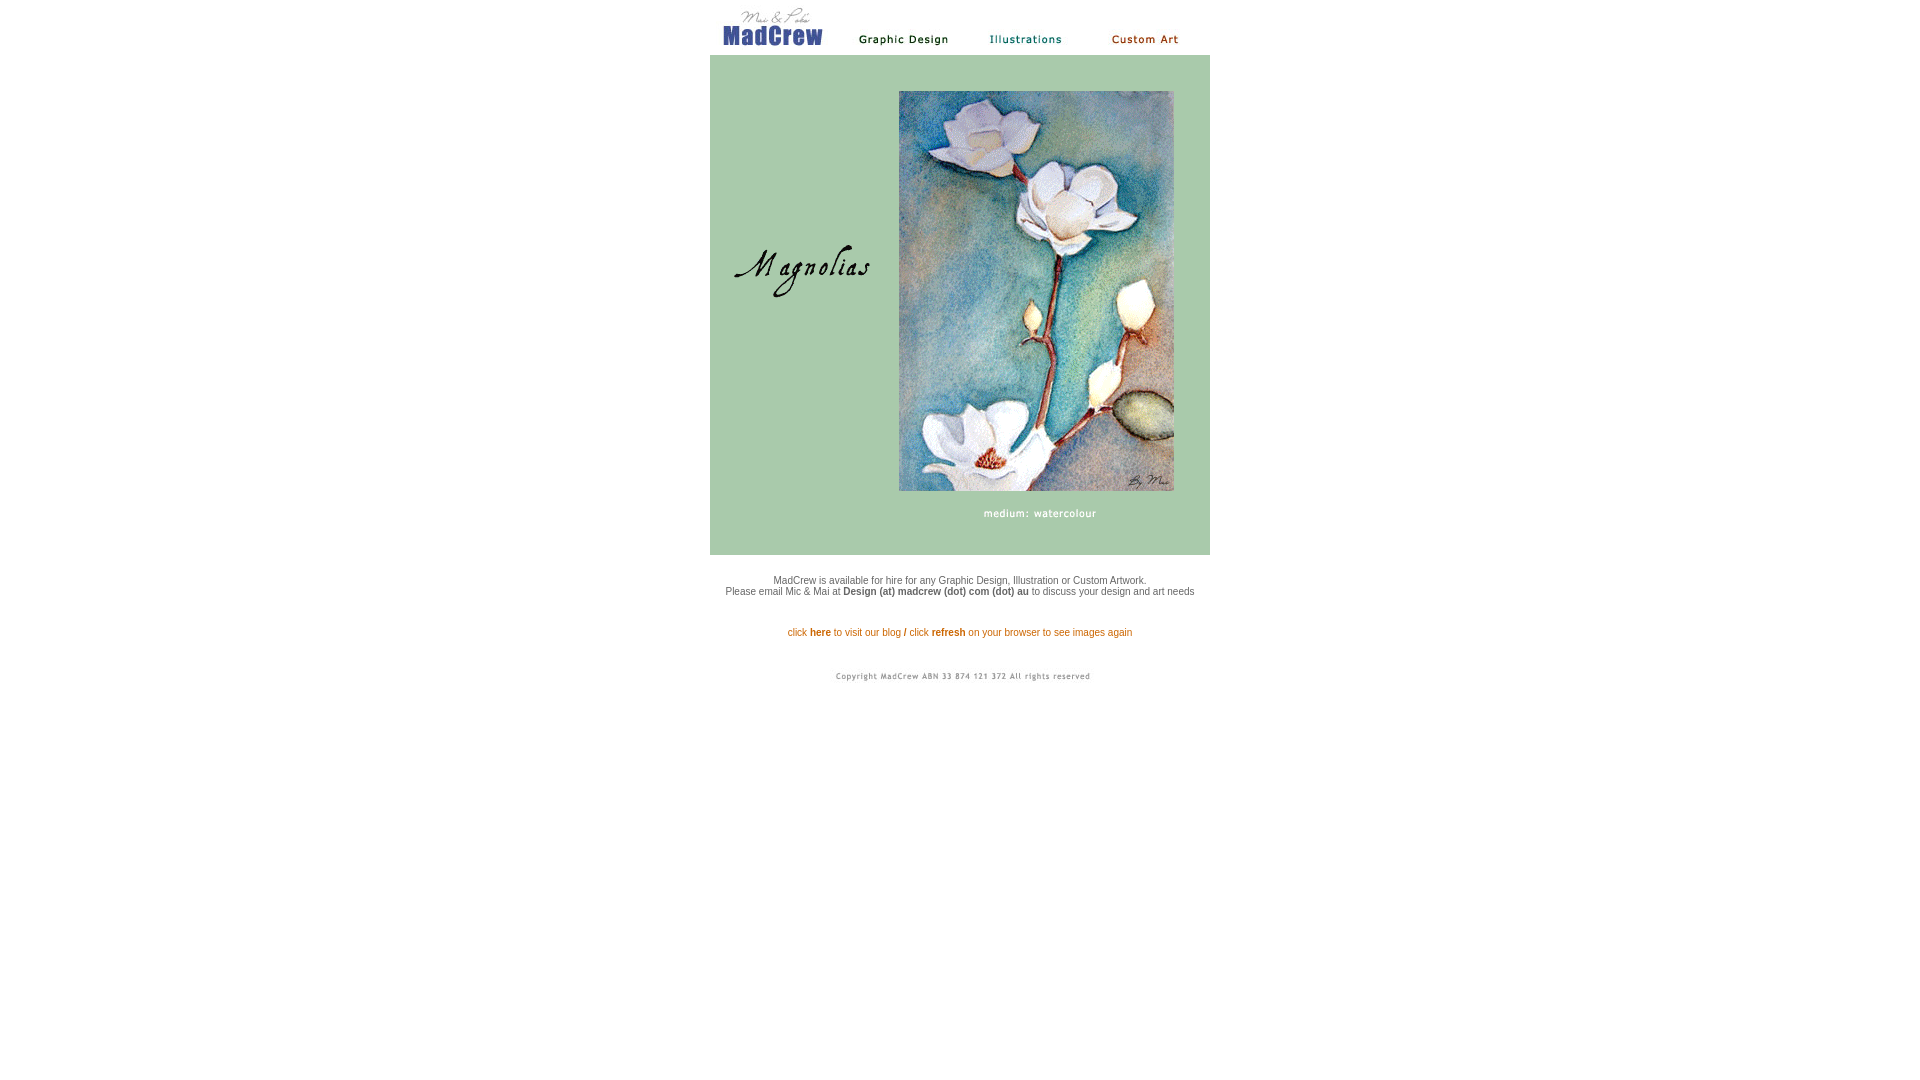  Describe the element at coordinates (844, 632) in the screenshot. I see `'click here to visit our blog'` at that location.